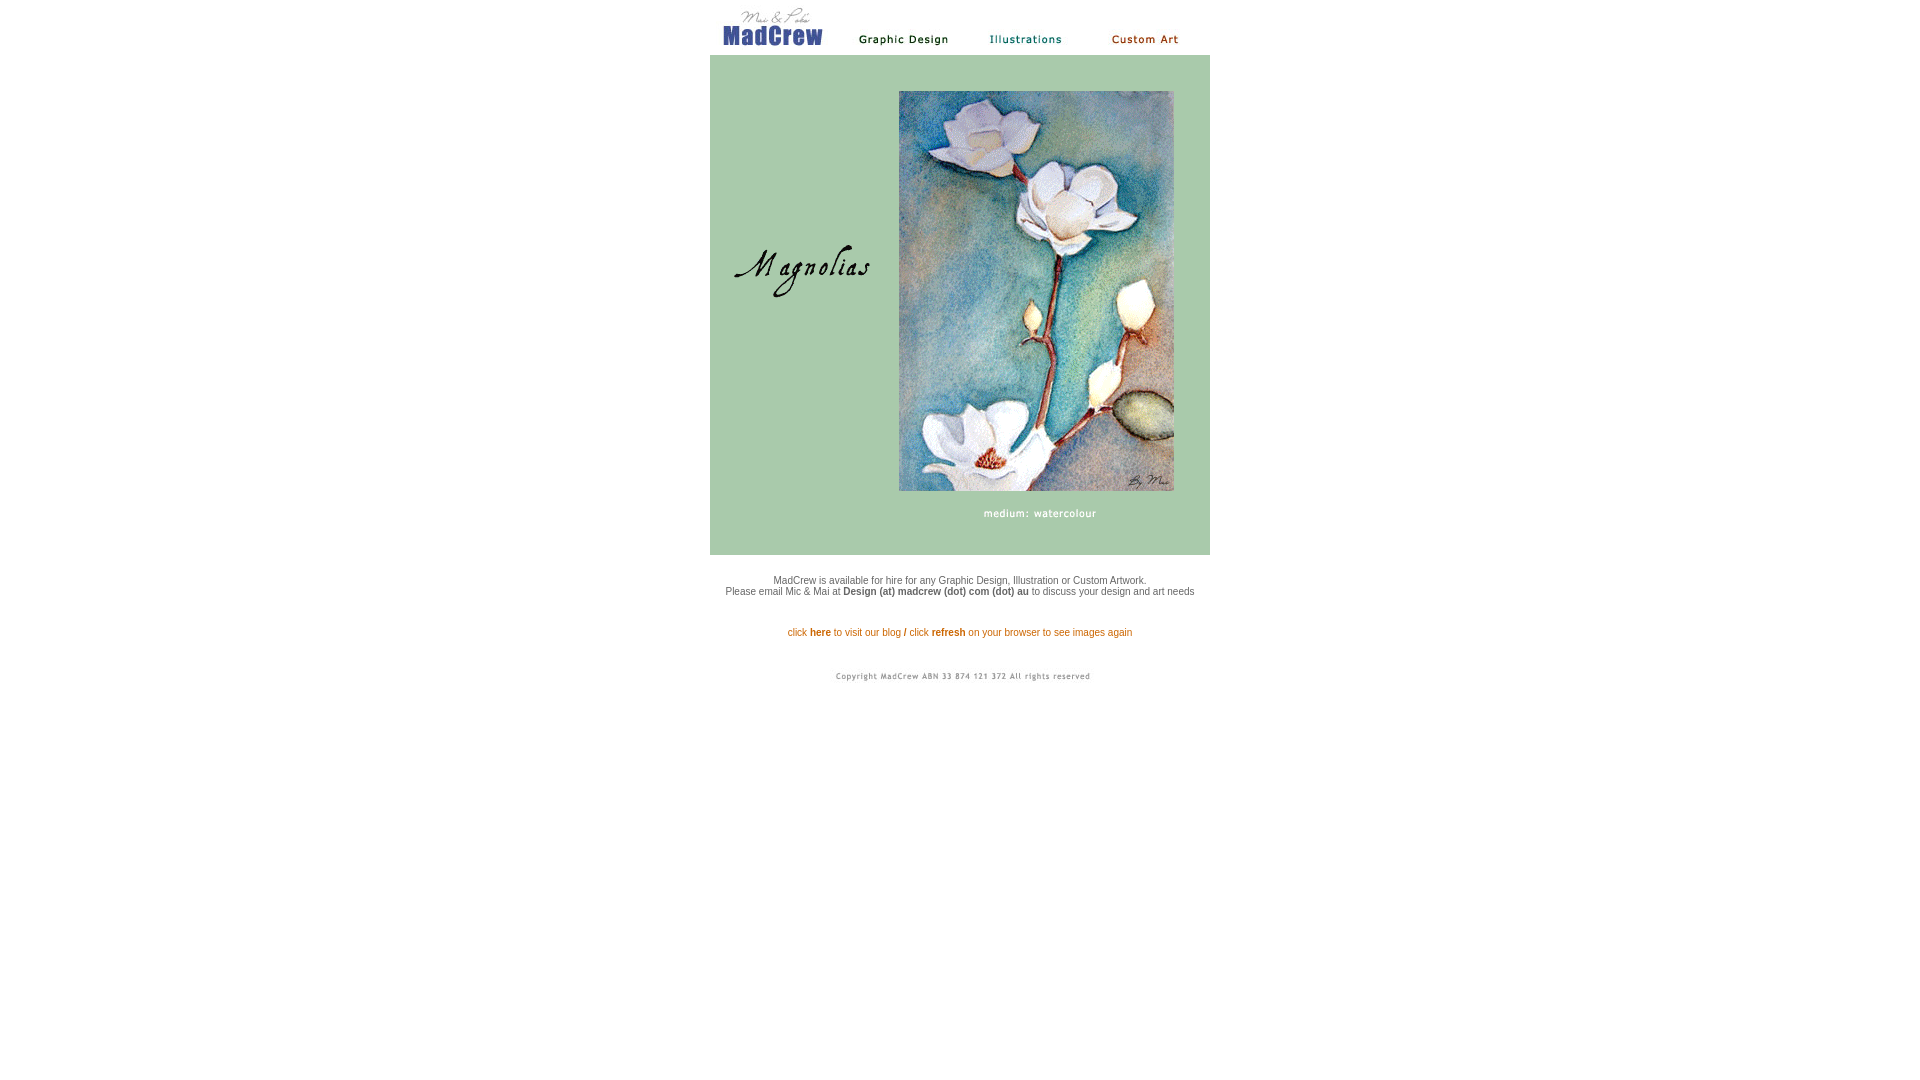  Describe the element at coordinates (844, 632) in the screenshot. I see `'click here to visit our blog'` at that location.